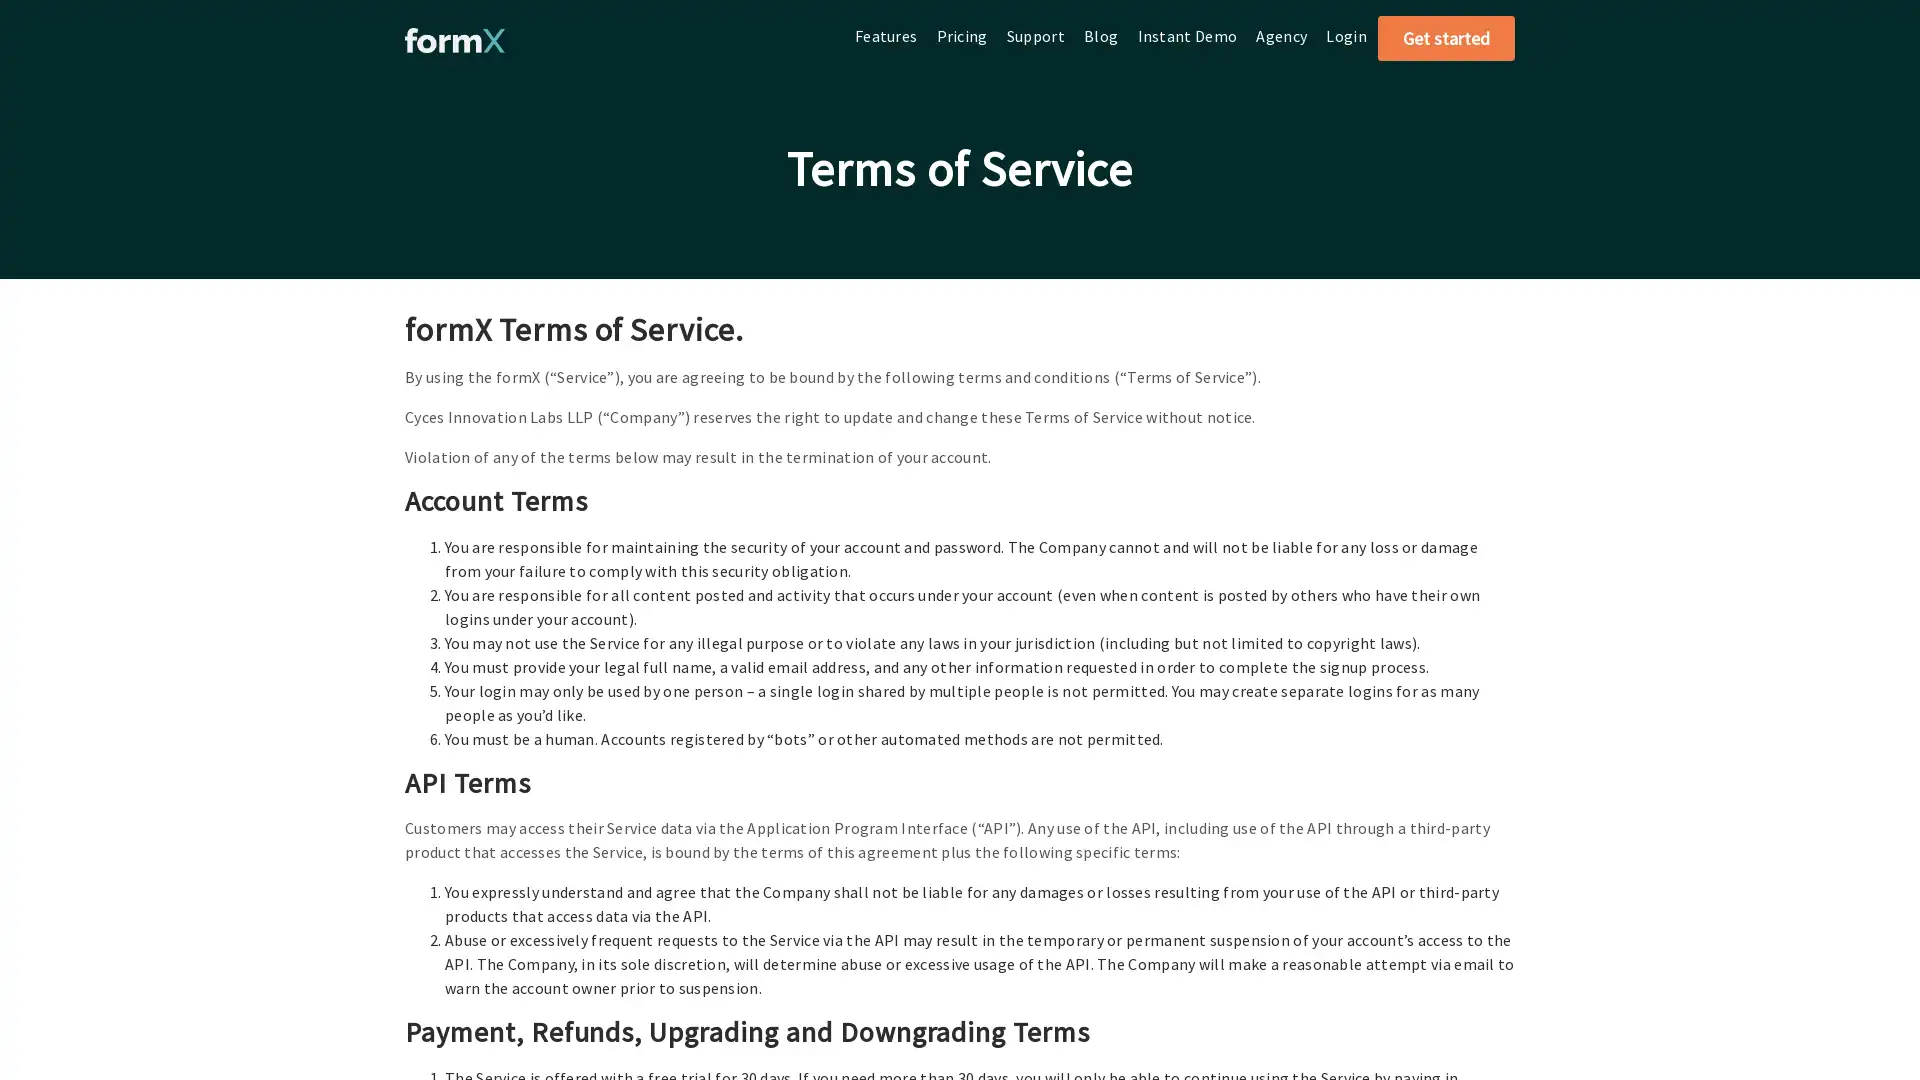  What do you see at coordinates (1446, 38) in the screenshot?
I see `Get started` at bounding box center [1446, 38].